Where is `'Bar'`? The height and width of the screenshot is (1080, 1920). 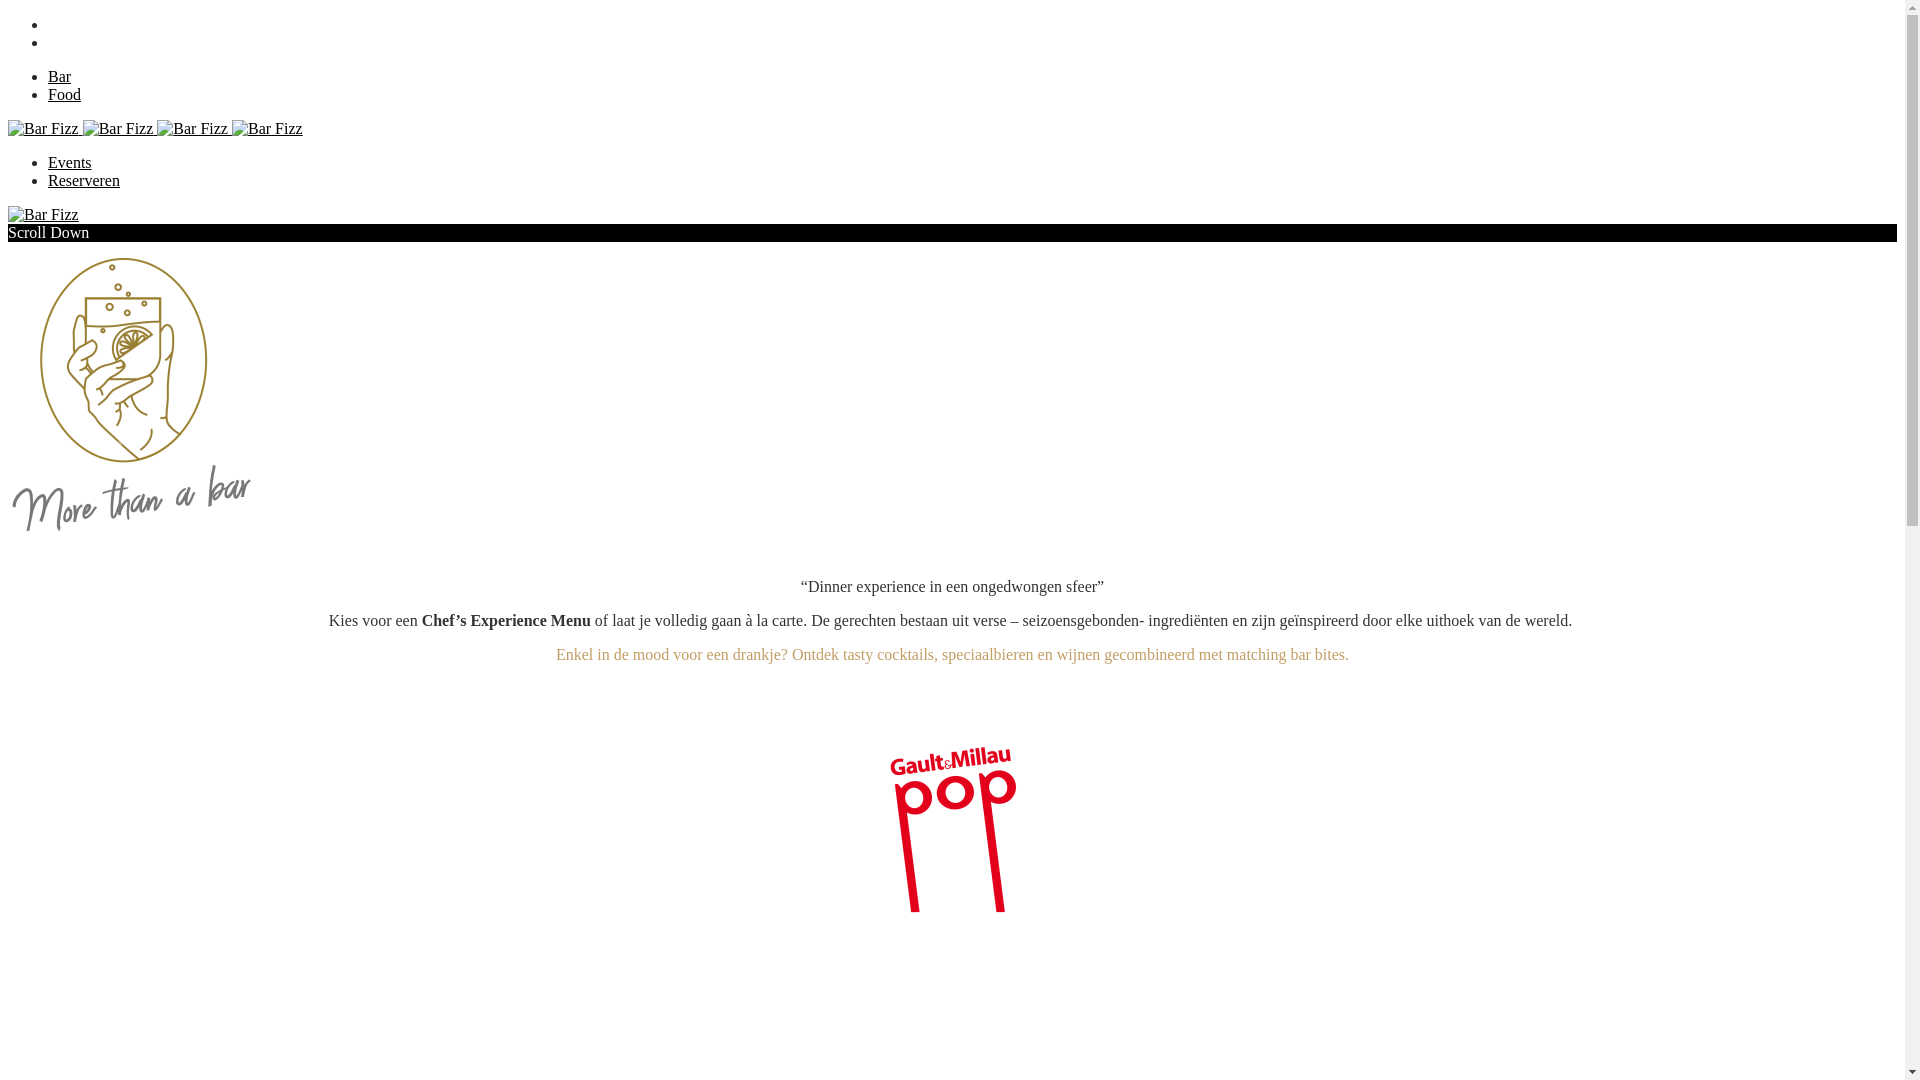
'Bar' is located at coordinates (48, 75).